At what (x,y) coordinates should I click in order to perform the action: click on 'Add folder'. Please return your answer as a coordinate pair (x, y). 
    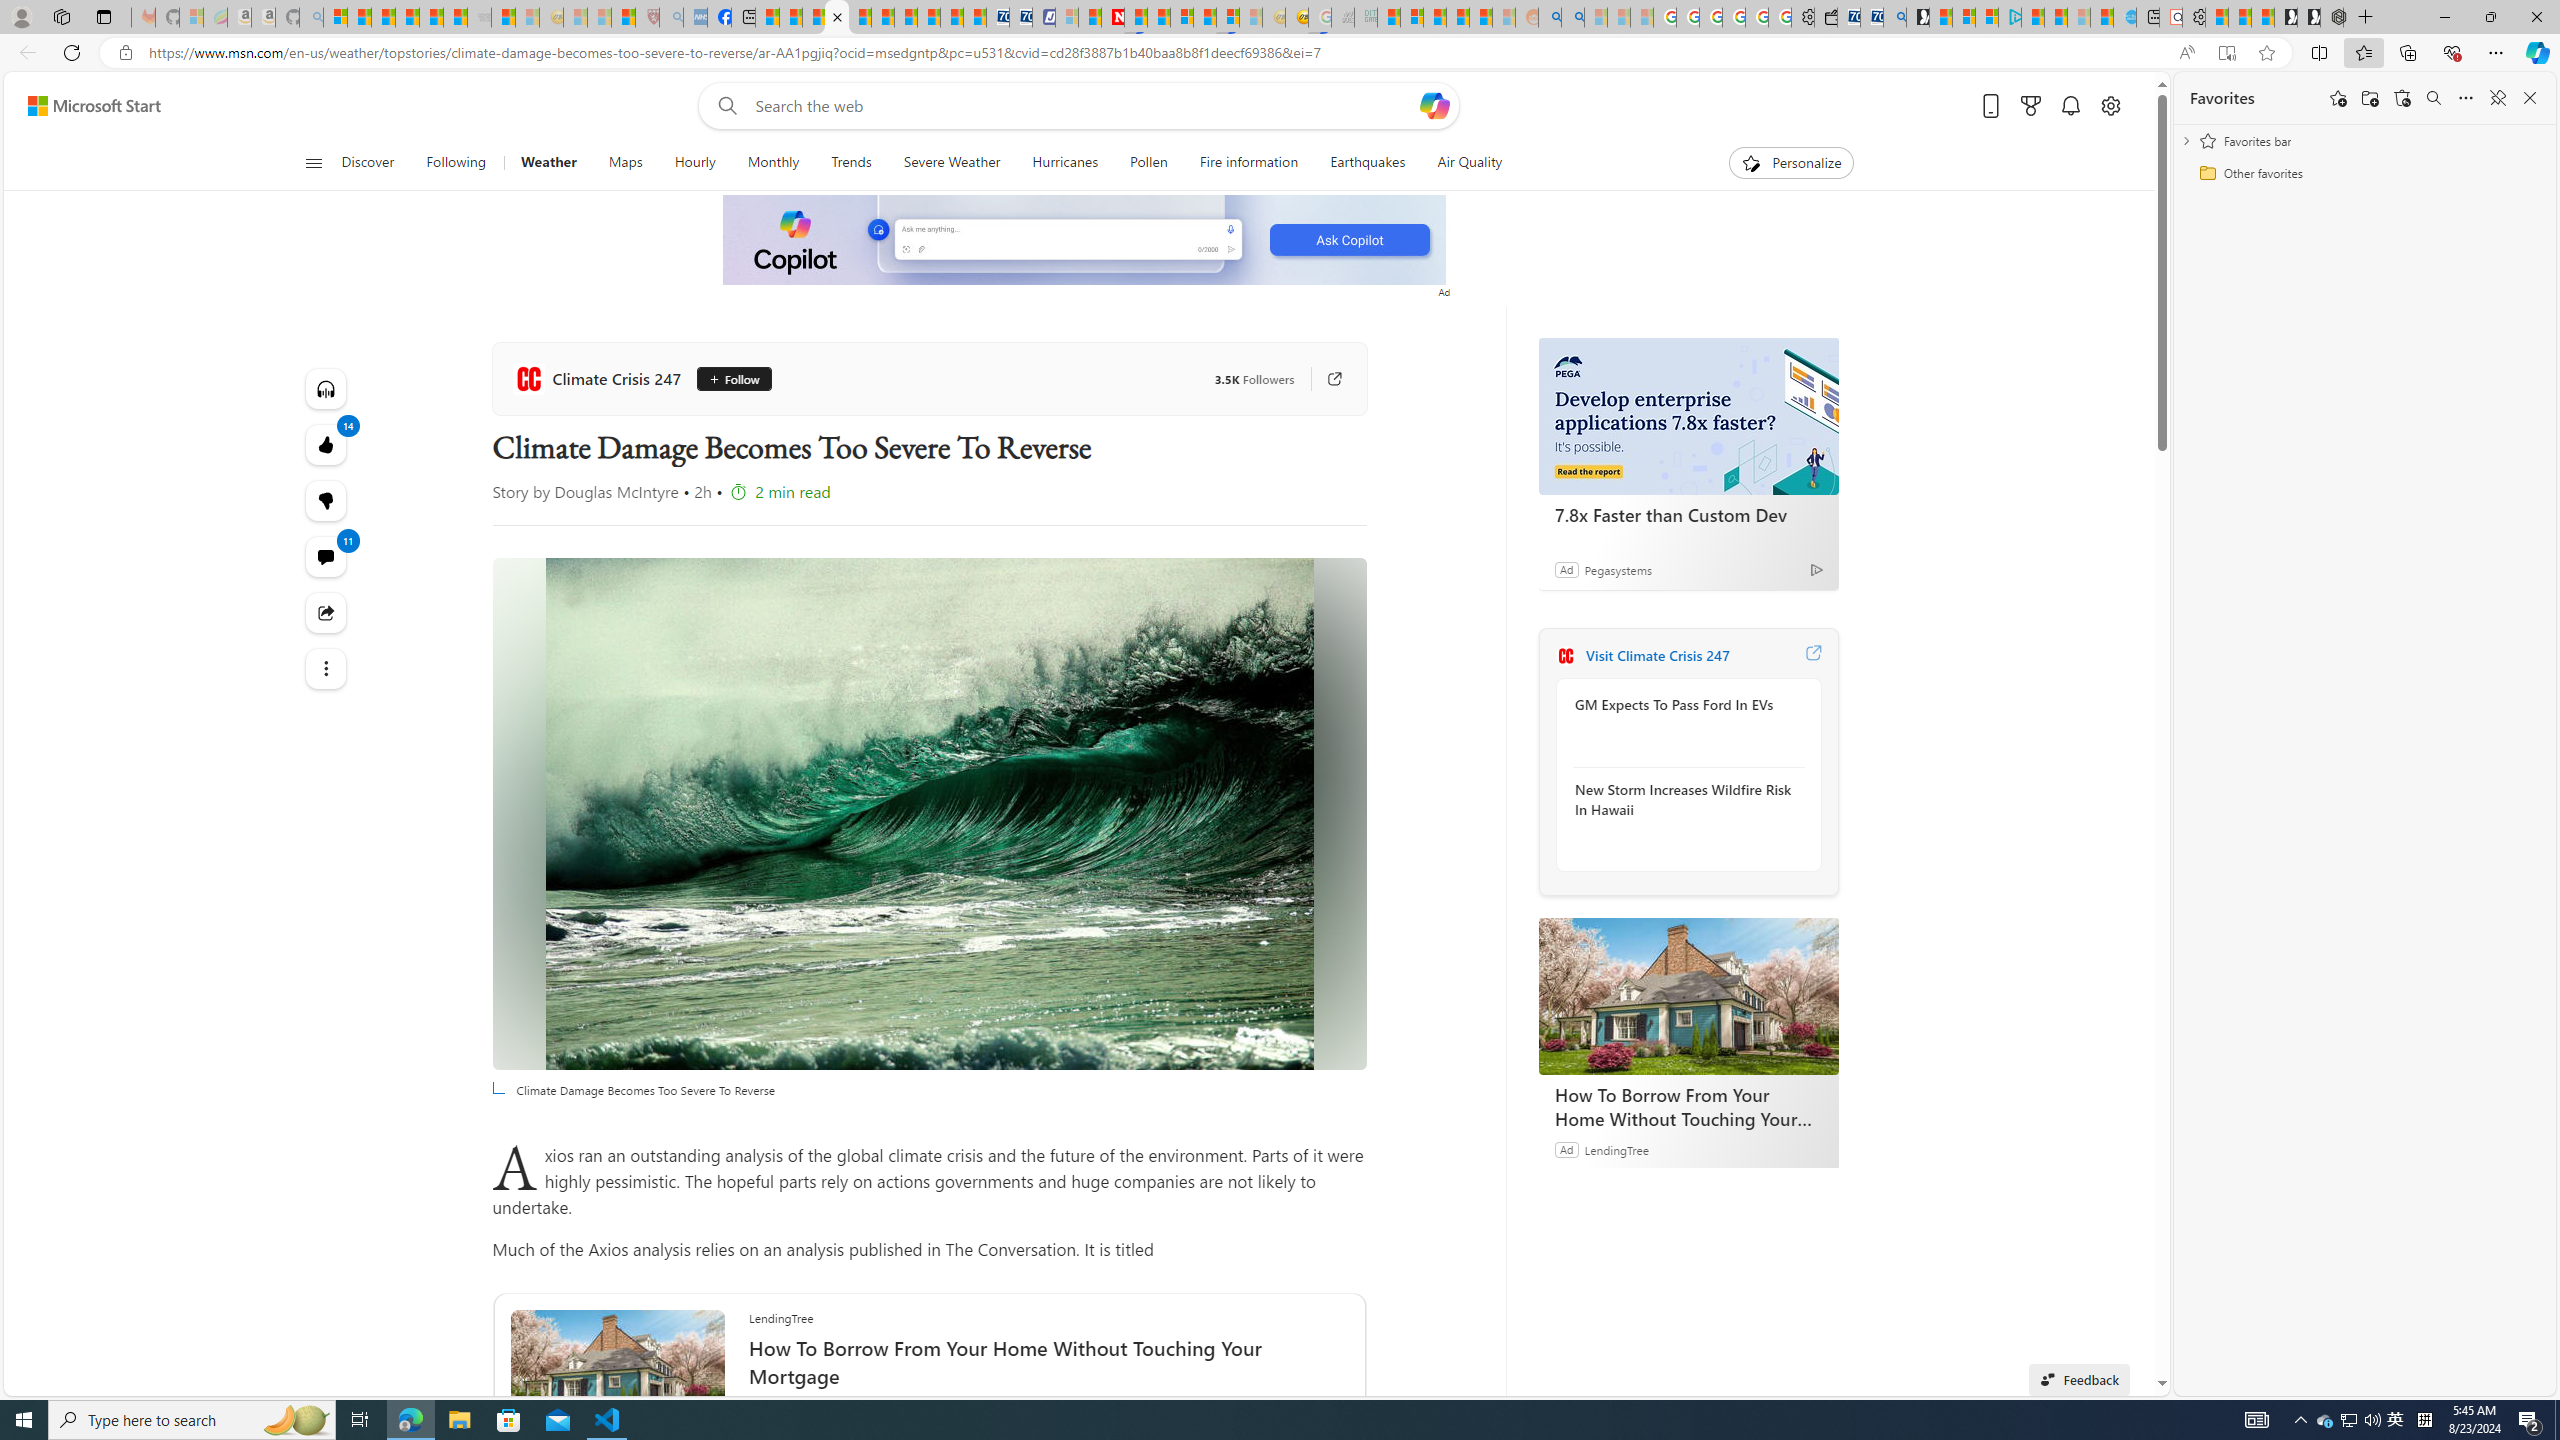
    Looking at the image, I should click on (2368, 96).